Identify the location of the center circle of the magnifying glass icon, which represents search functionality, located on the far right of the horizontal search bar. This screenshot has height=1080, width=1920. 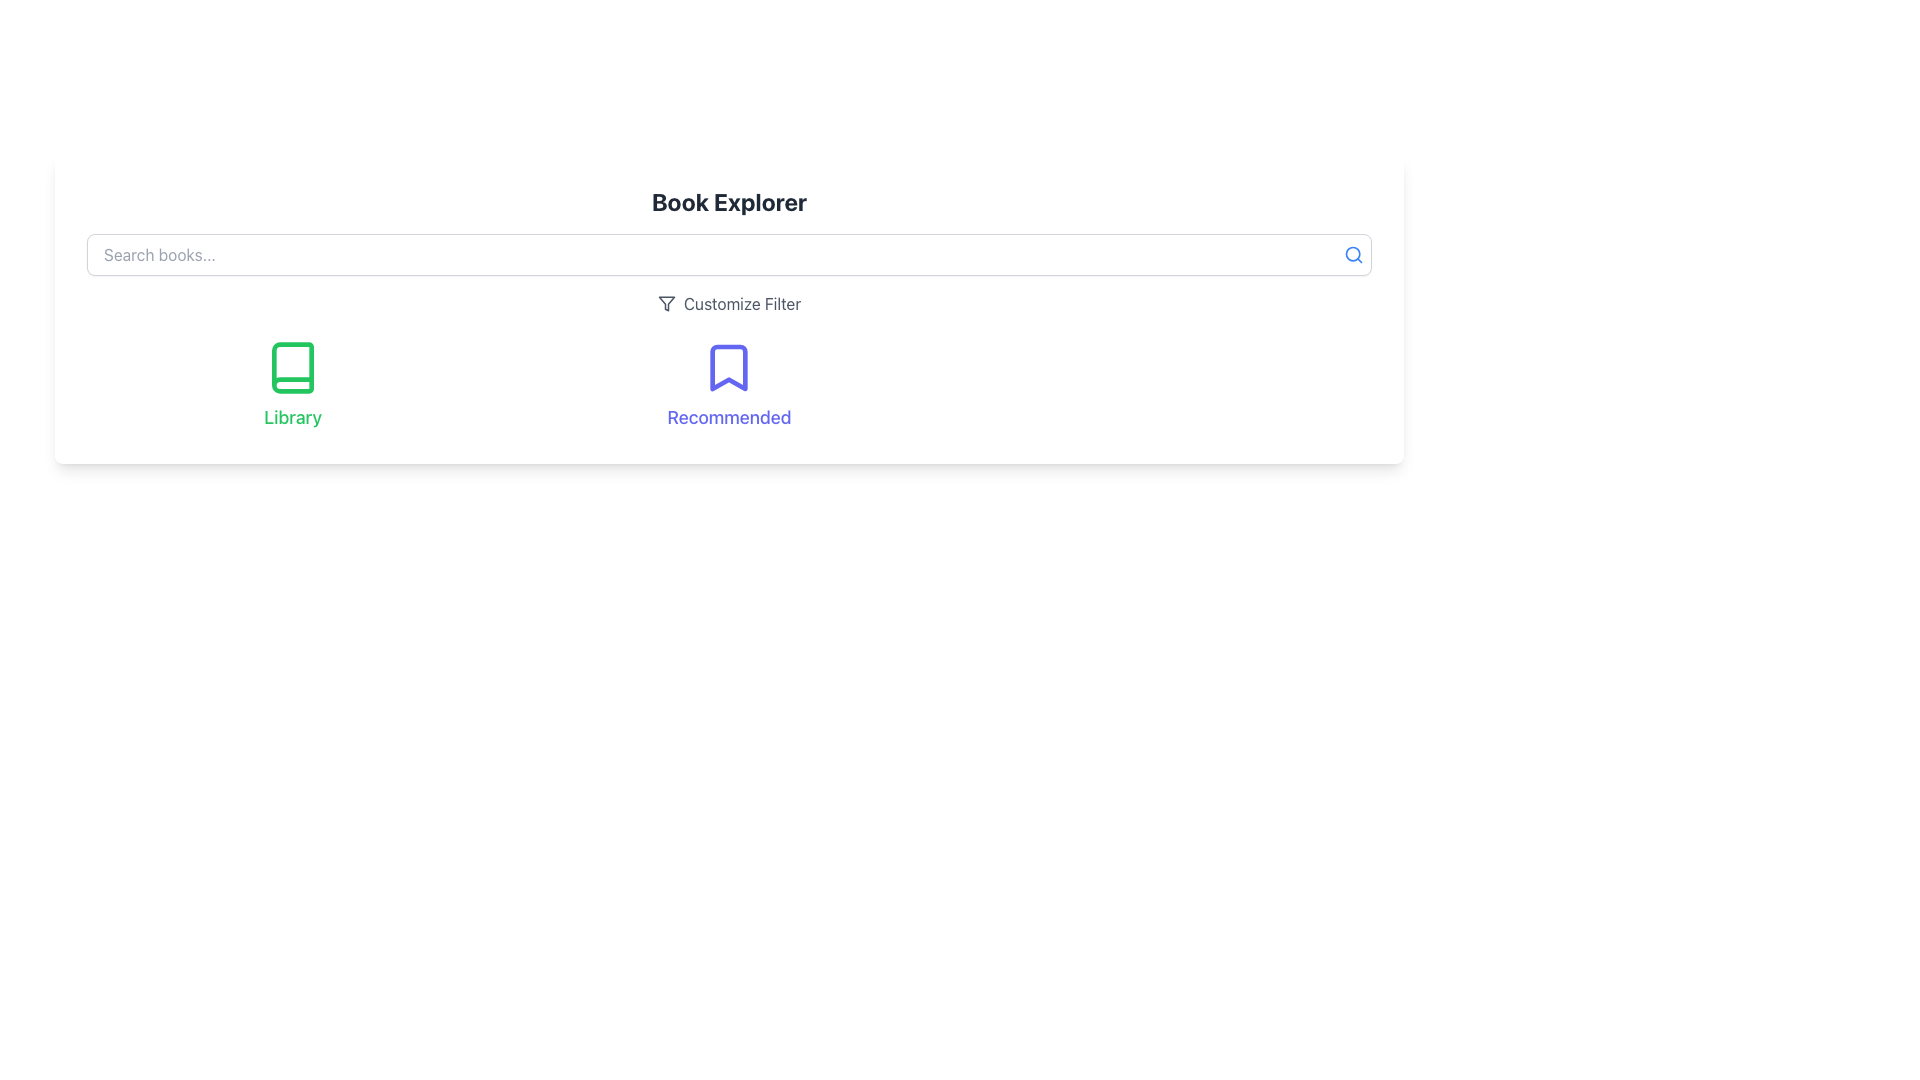
(1353, 253).